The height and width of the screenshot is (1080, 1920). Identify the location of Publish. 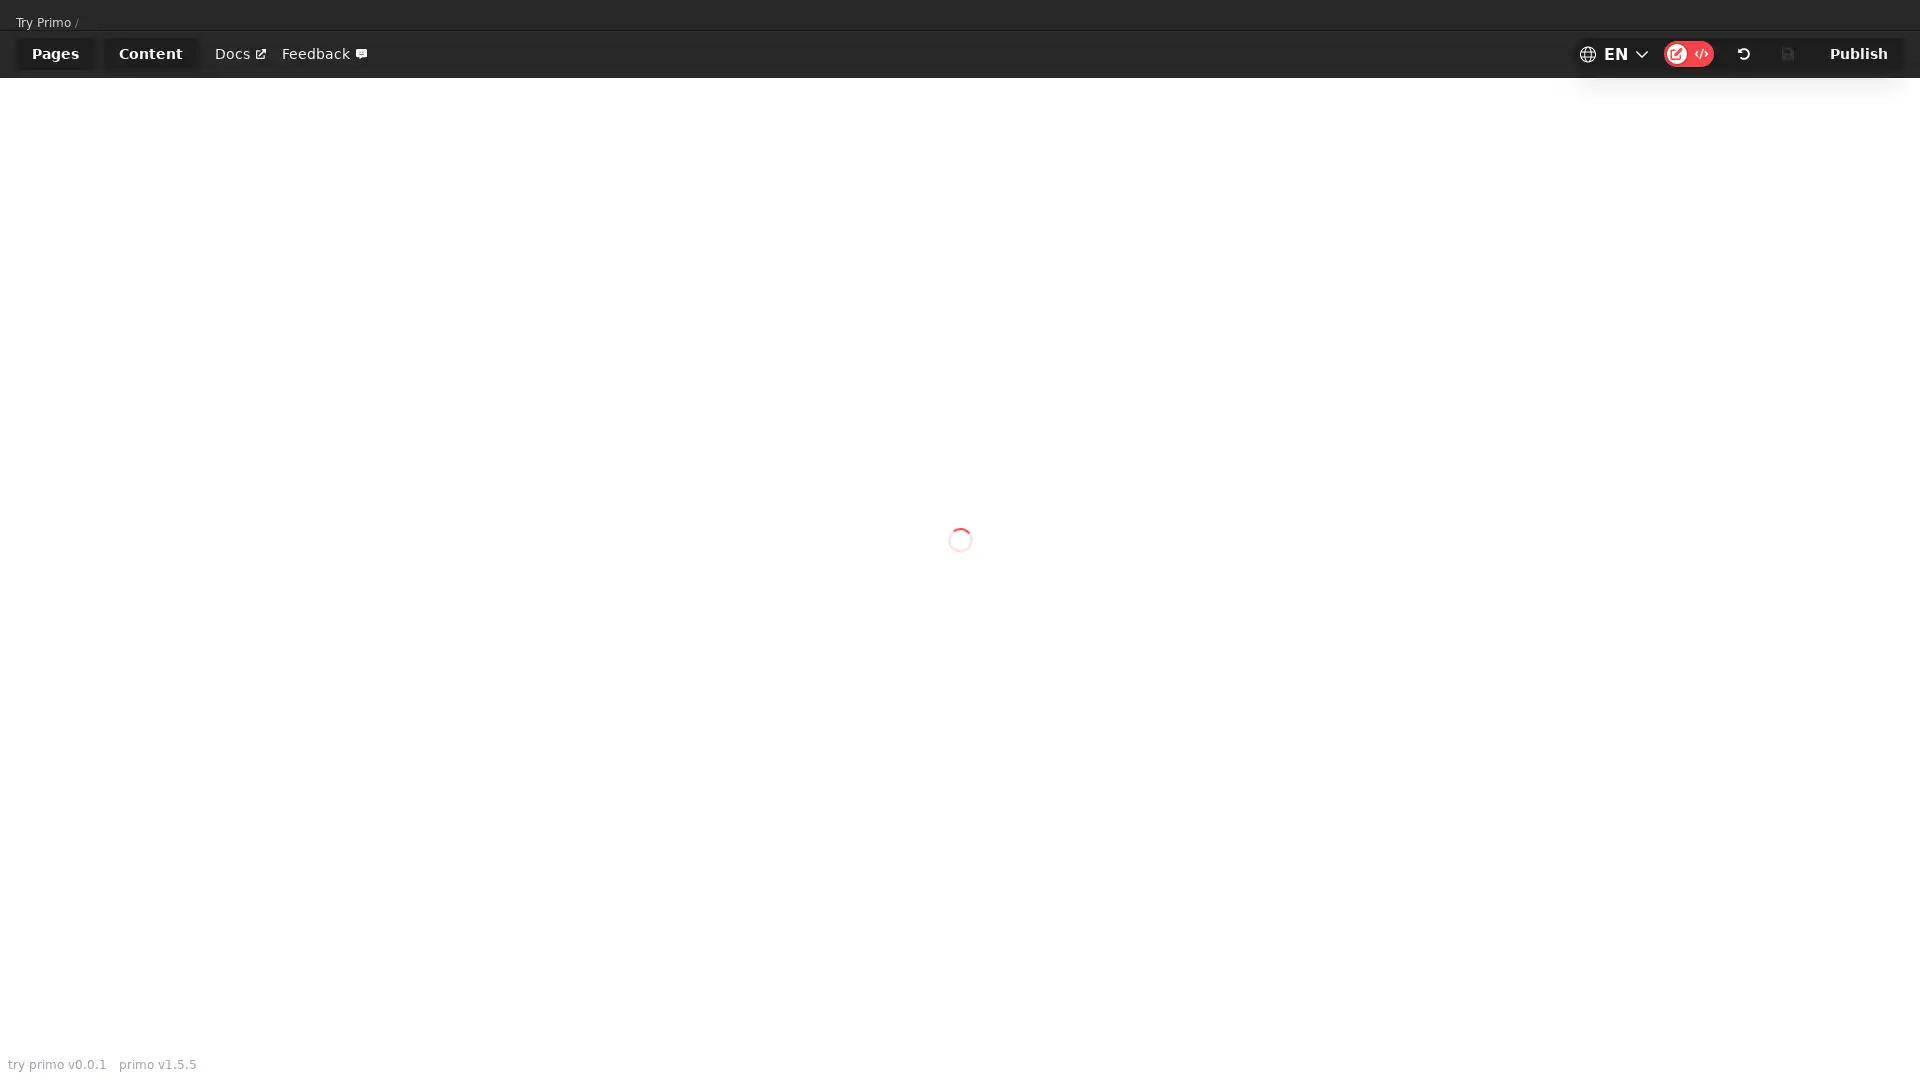
(1857, 53).